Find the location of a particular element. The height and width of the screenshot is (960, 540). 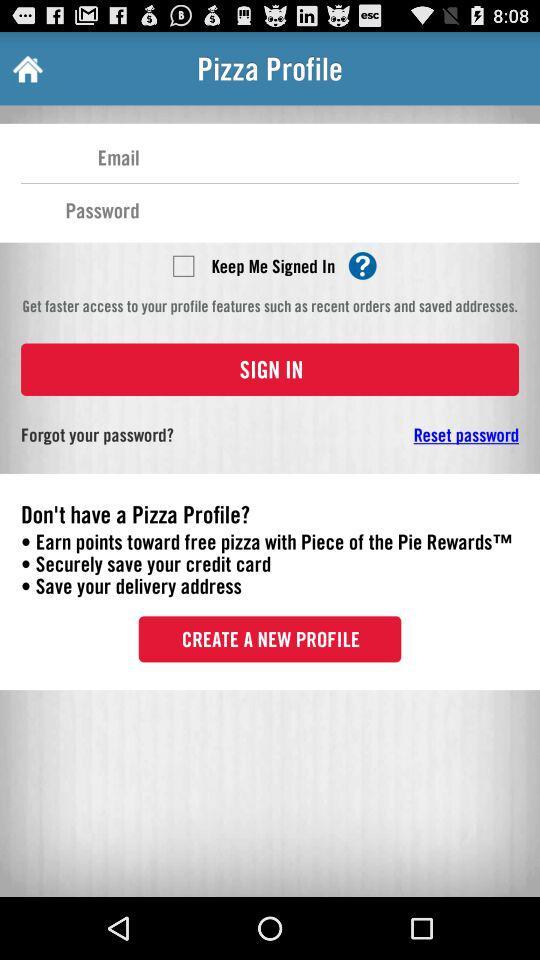

the button below the sign in button is located at coordinates (405, 434).